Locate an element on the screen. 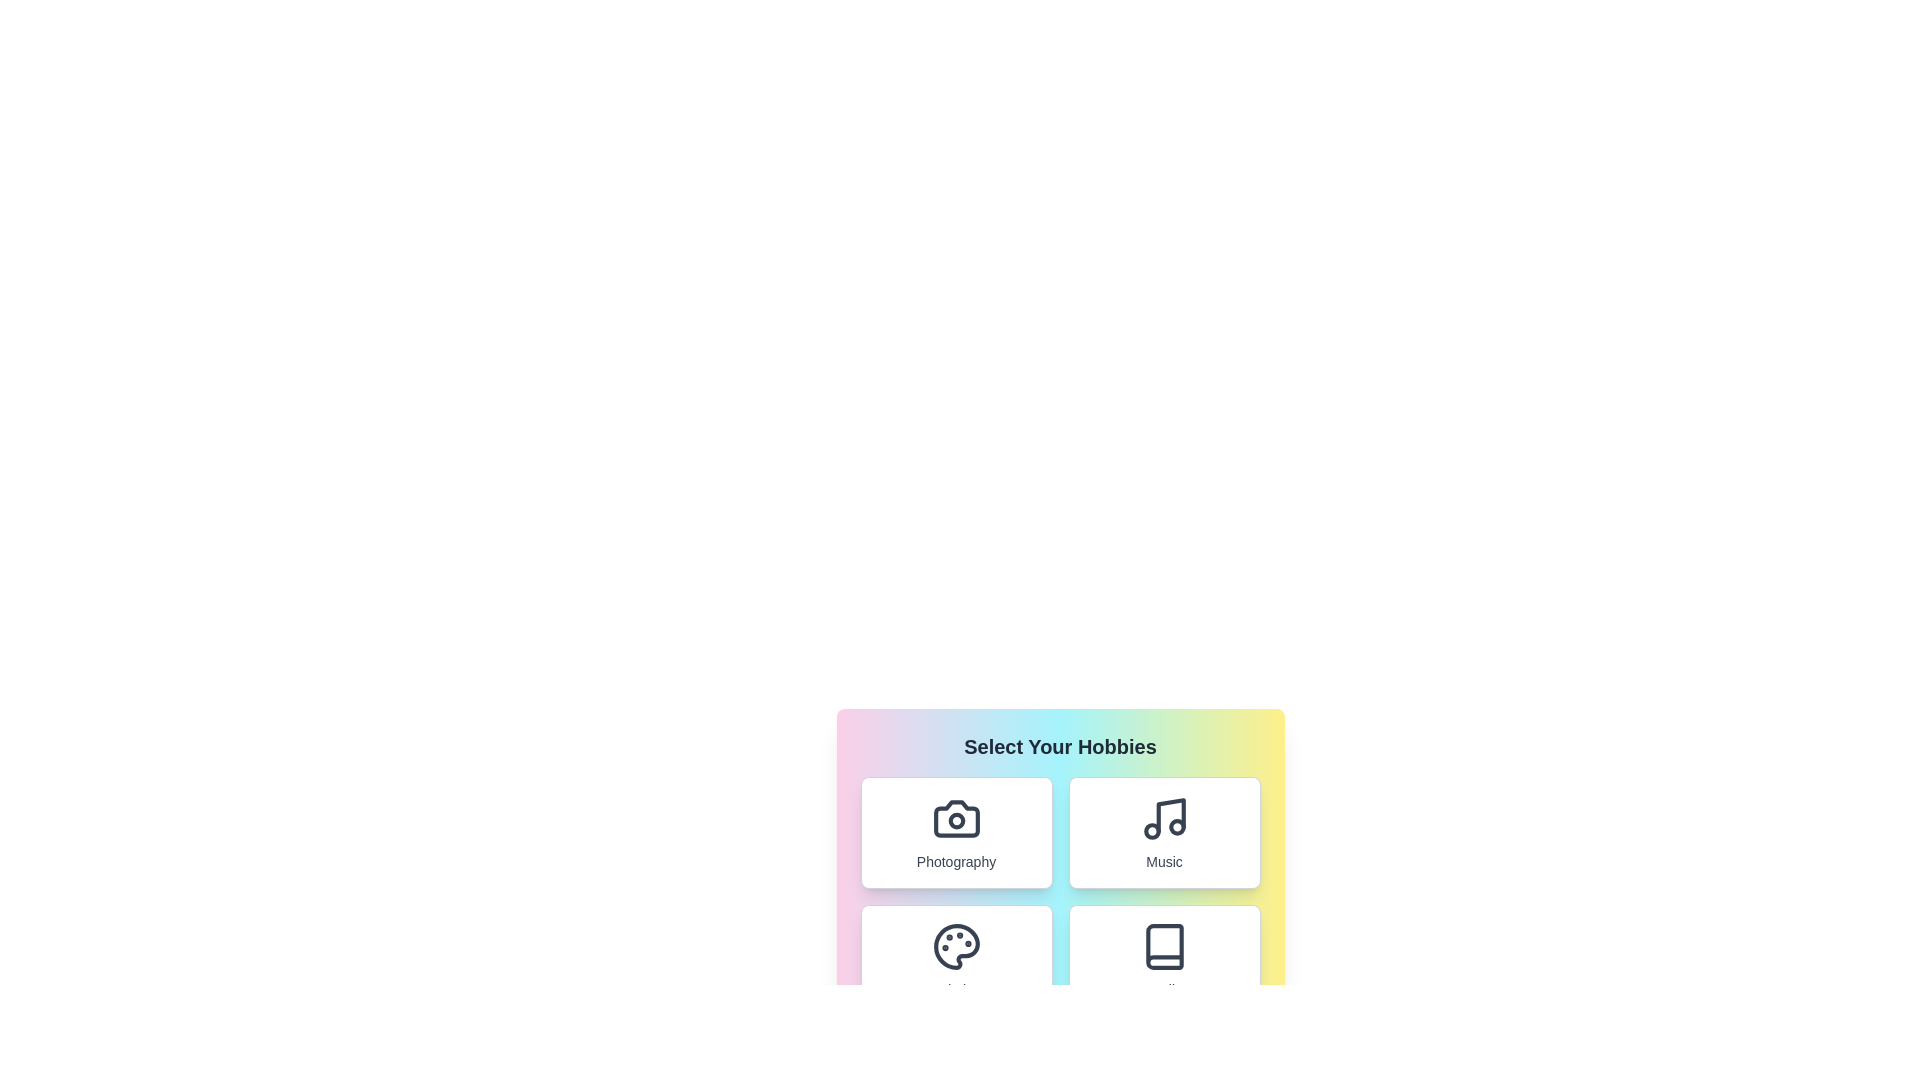 The width and height of the screenshot is (1920, 1080). the Reading button to observe the visual effect is located at coordinates (1164, 959).